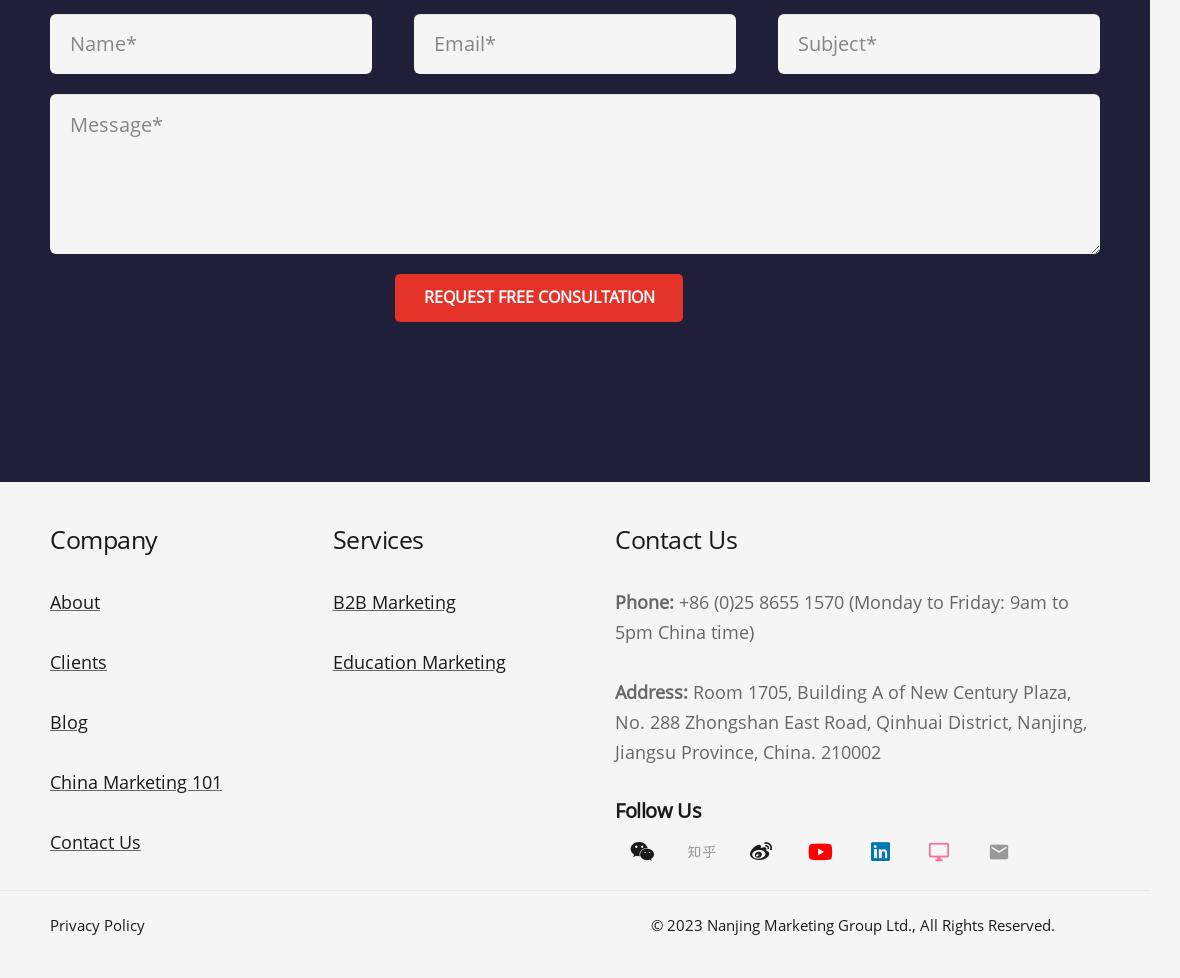 The image size is (1180, 978). I want to click on 'Room 1705, Building A of New Century Plaza, No. 288 Zhongshan East Road, Qinhuai District, Nanjing, Jiangsu Province, China. 210002', so click(851, 721).